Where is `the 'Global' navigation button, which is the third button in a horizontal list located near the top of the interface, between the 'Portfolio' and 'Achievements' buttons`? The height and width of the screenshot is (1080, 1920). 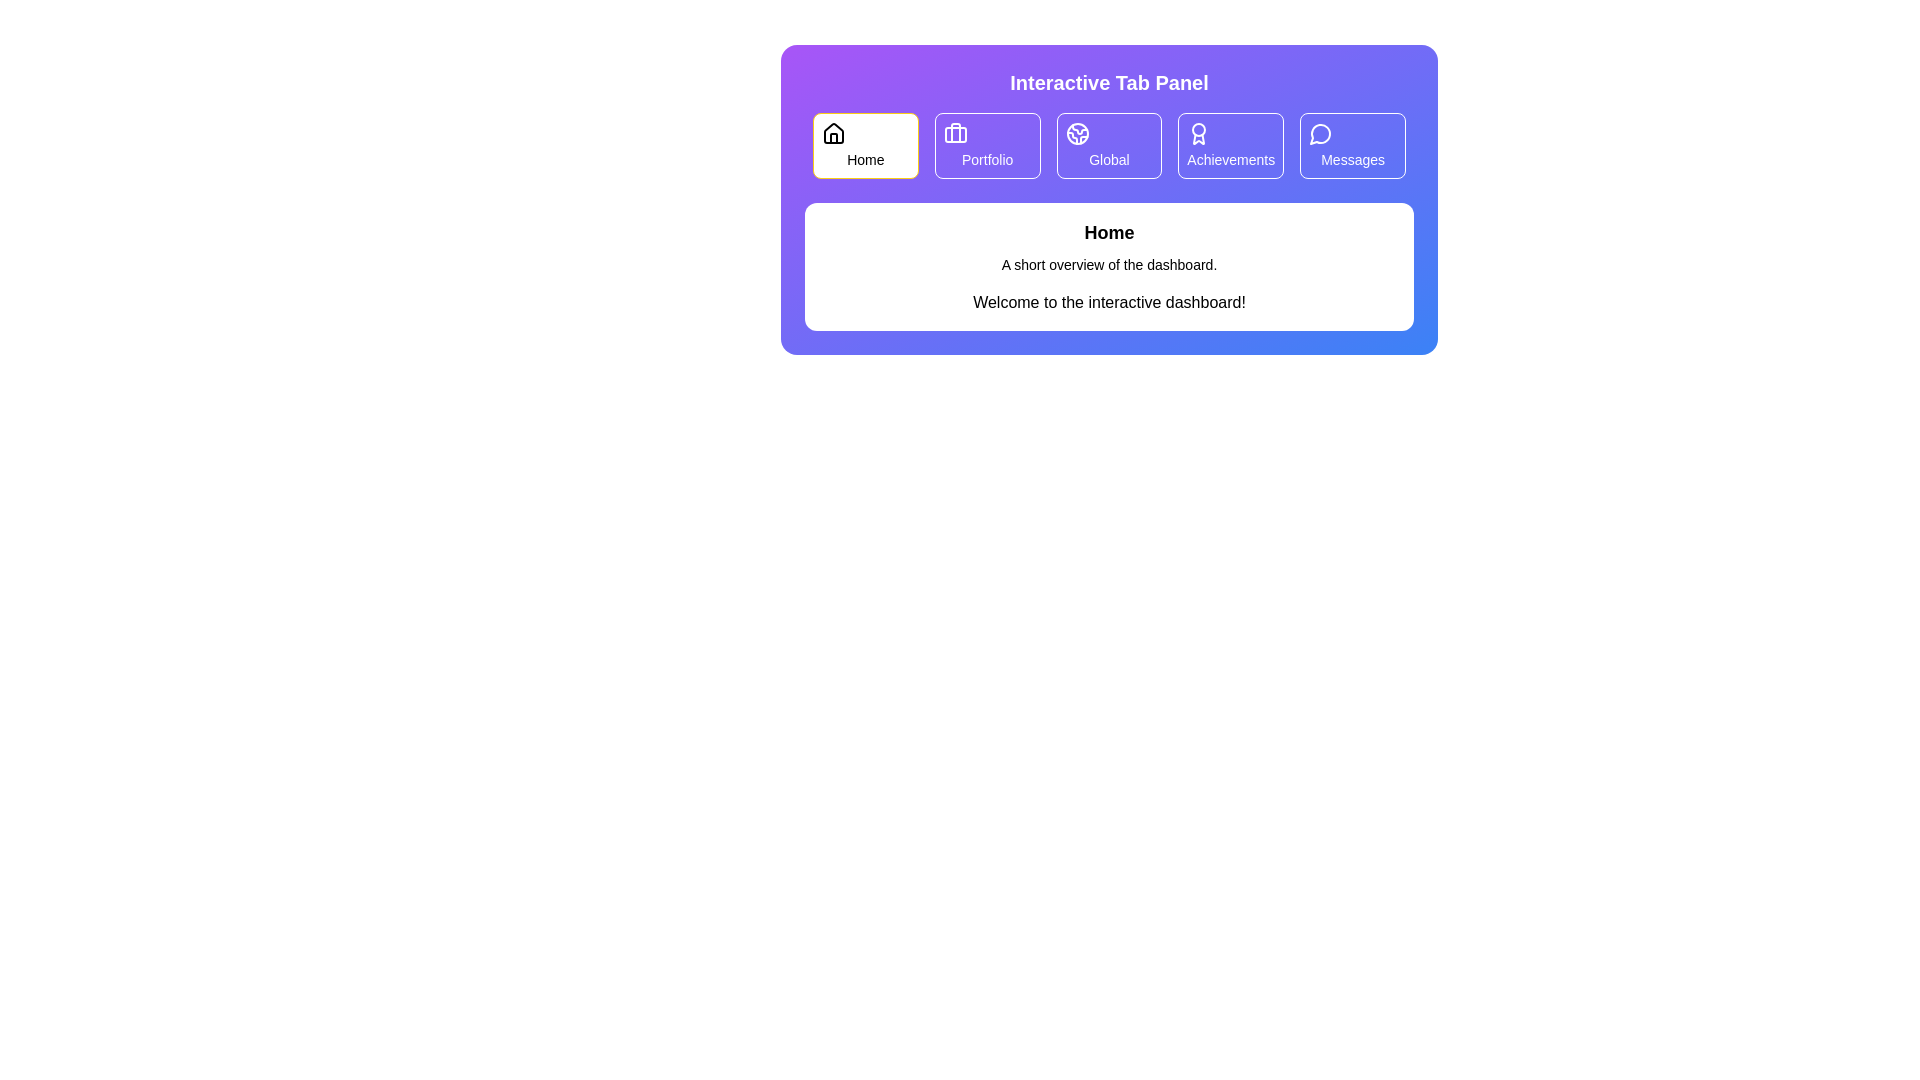 the 'Global' navigation button, which is the third button in a horizontal list located near the top of the interface, between the 'Portfolio' and 'Achievements' buttons is located at coordinates (1108, 145).